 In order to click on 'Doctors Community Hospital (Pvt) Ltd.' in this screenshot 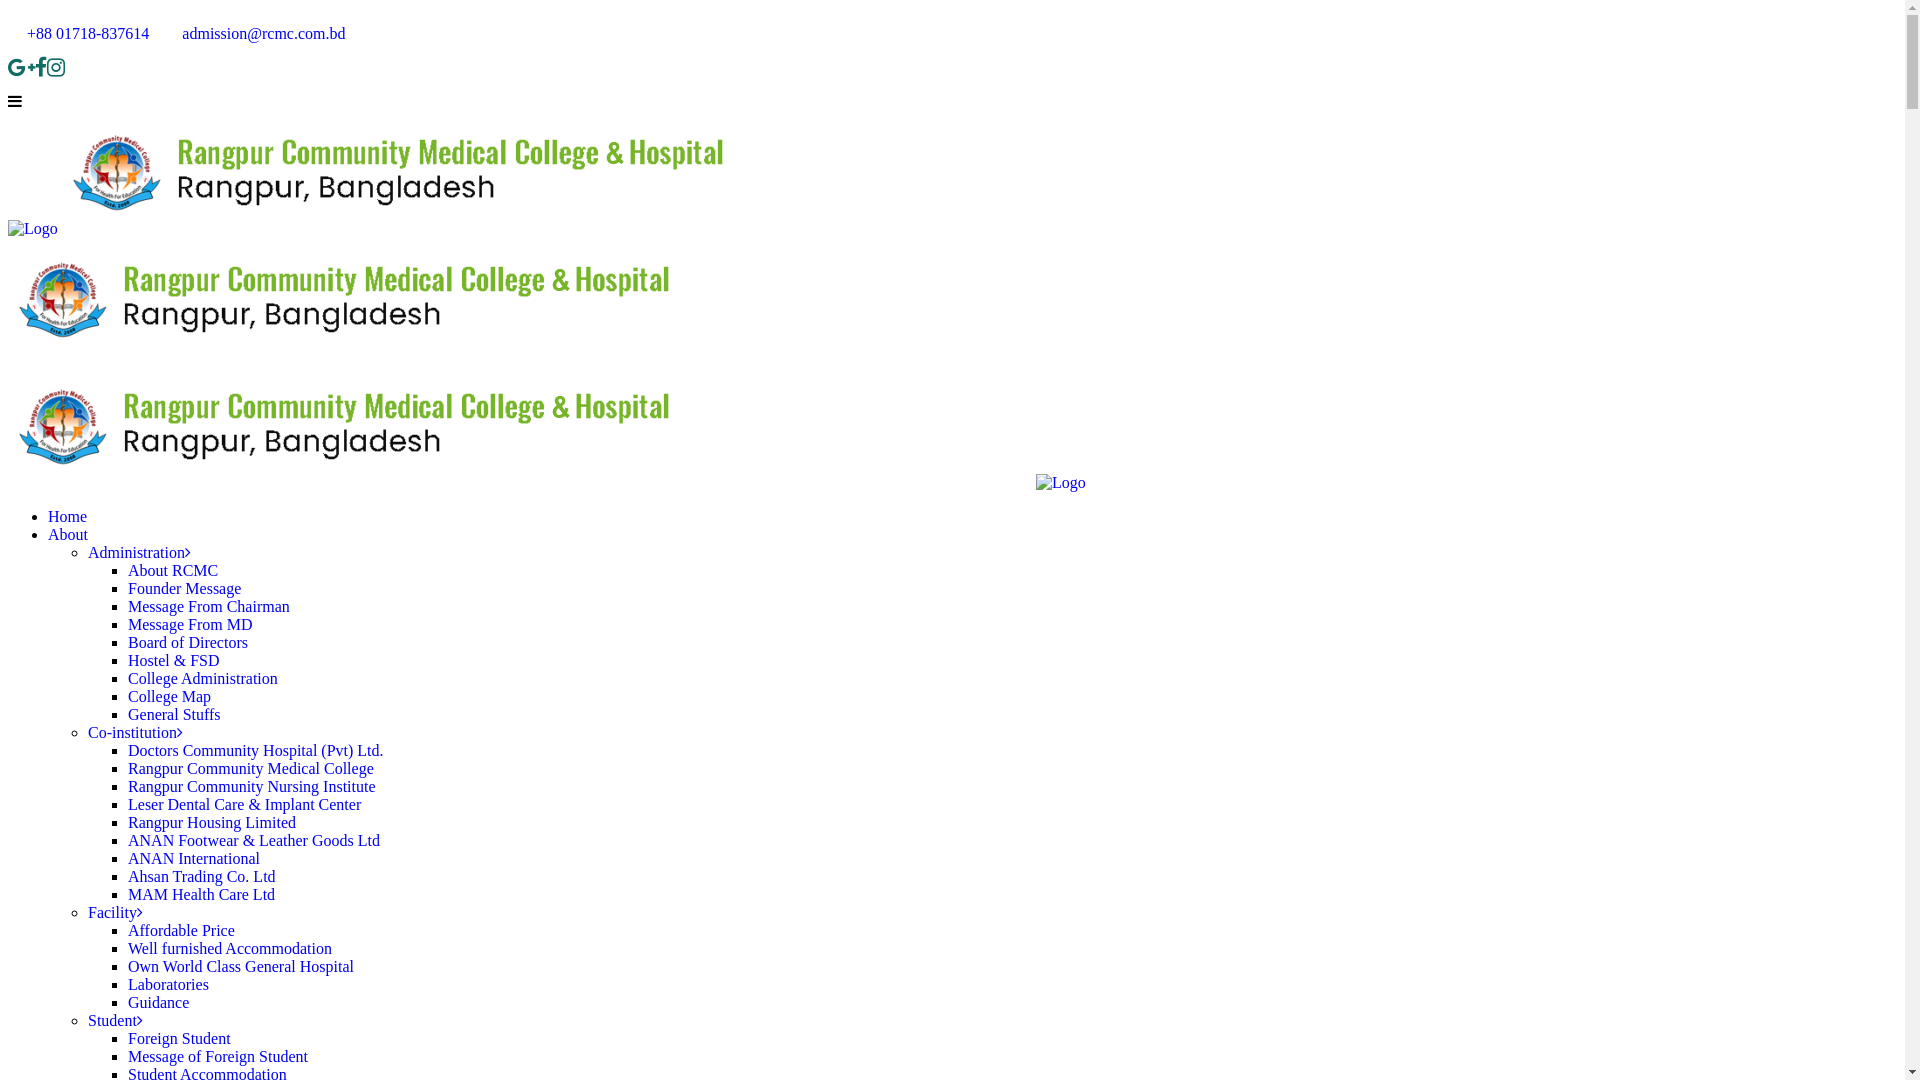, I will do `click(254, 750)`.